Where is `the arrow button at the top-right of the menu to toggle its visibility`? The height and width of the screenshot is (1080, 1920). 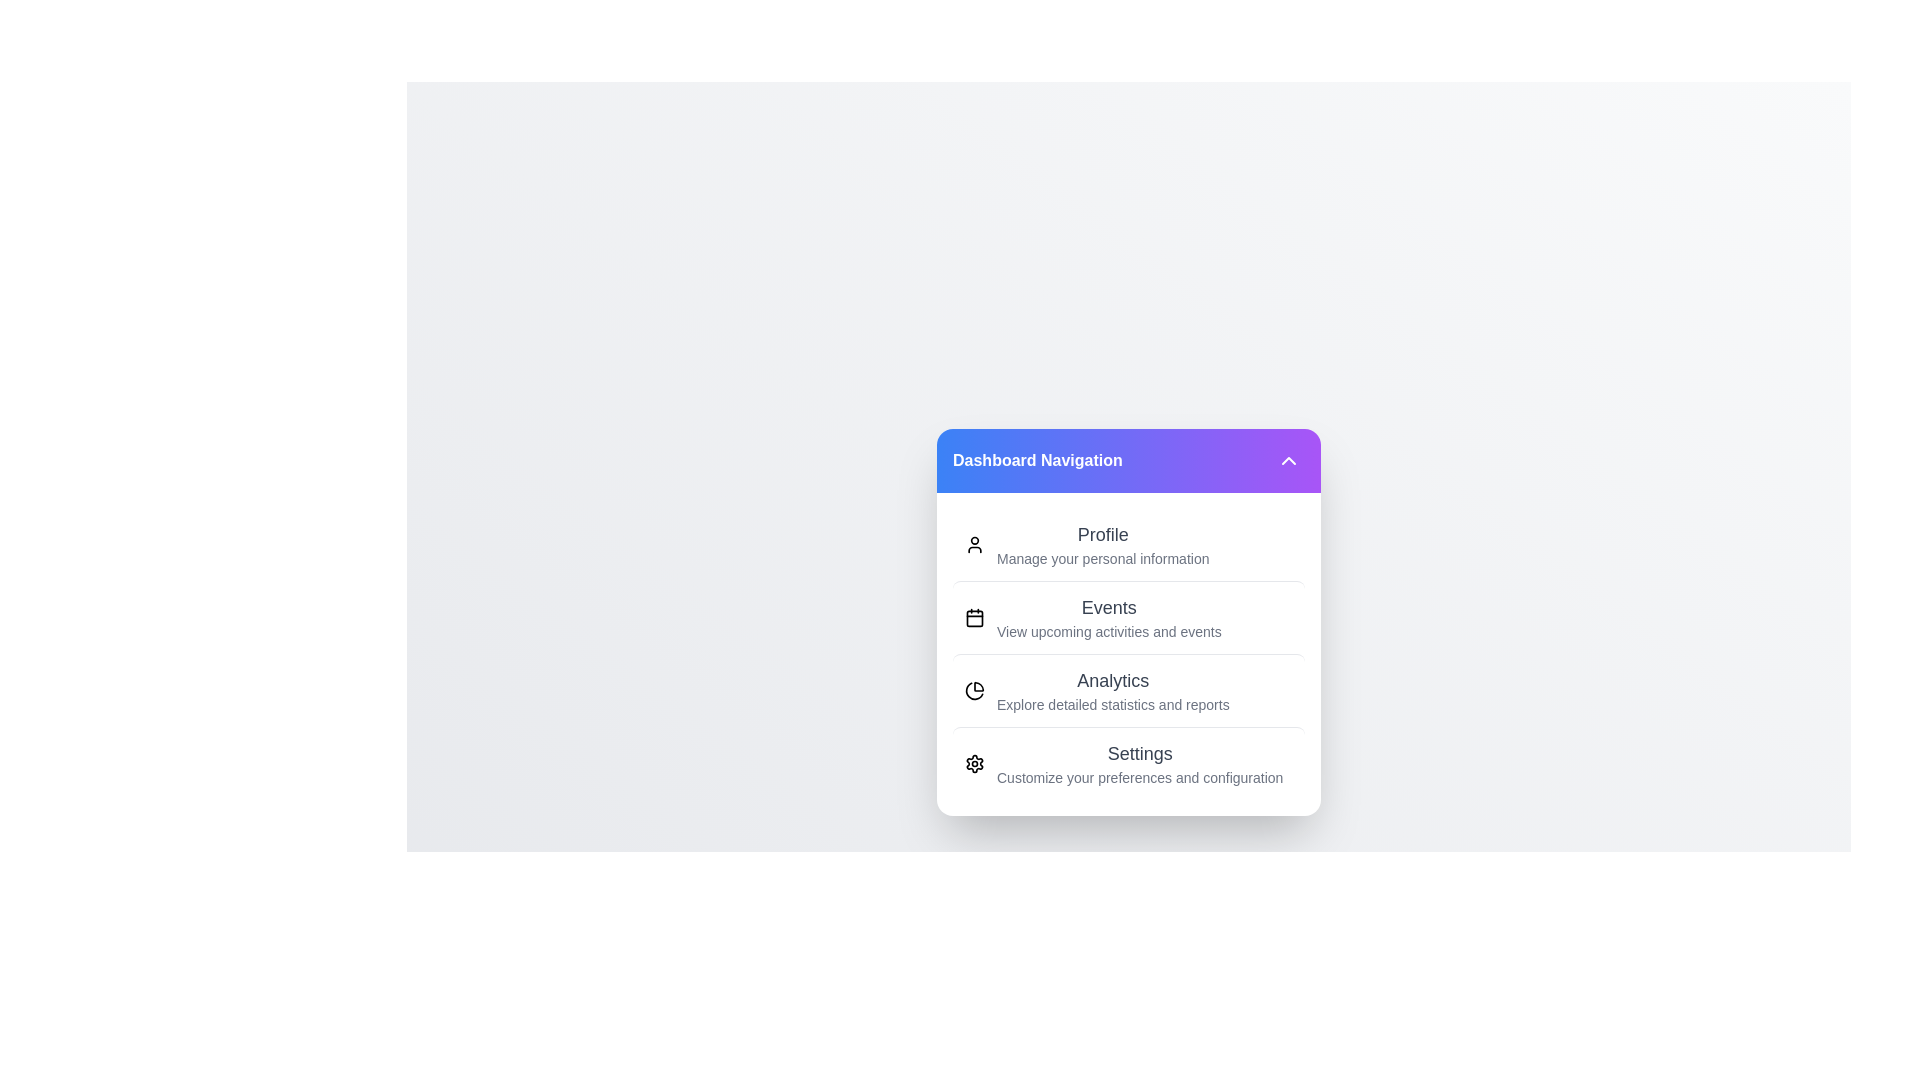 the arrow button at the top-right of the menu to toggle its visibility is located at coordinates (1289, 460).